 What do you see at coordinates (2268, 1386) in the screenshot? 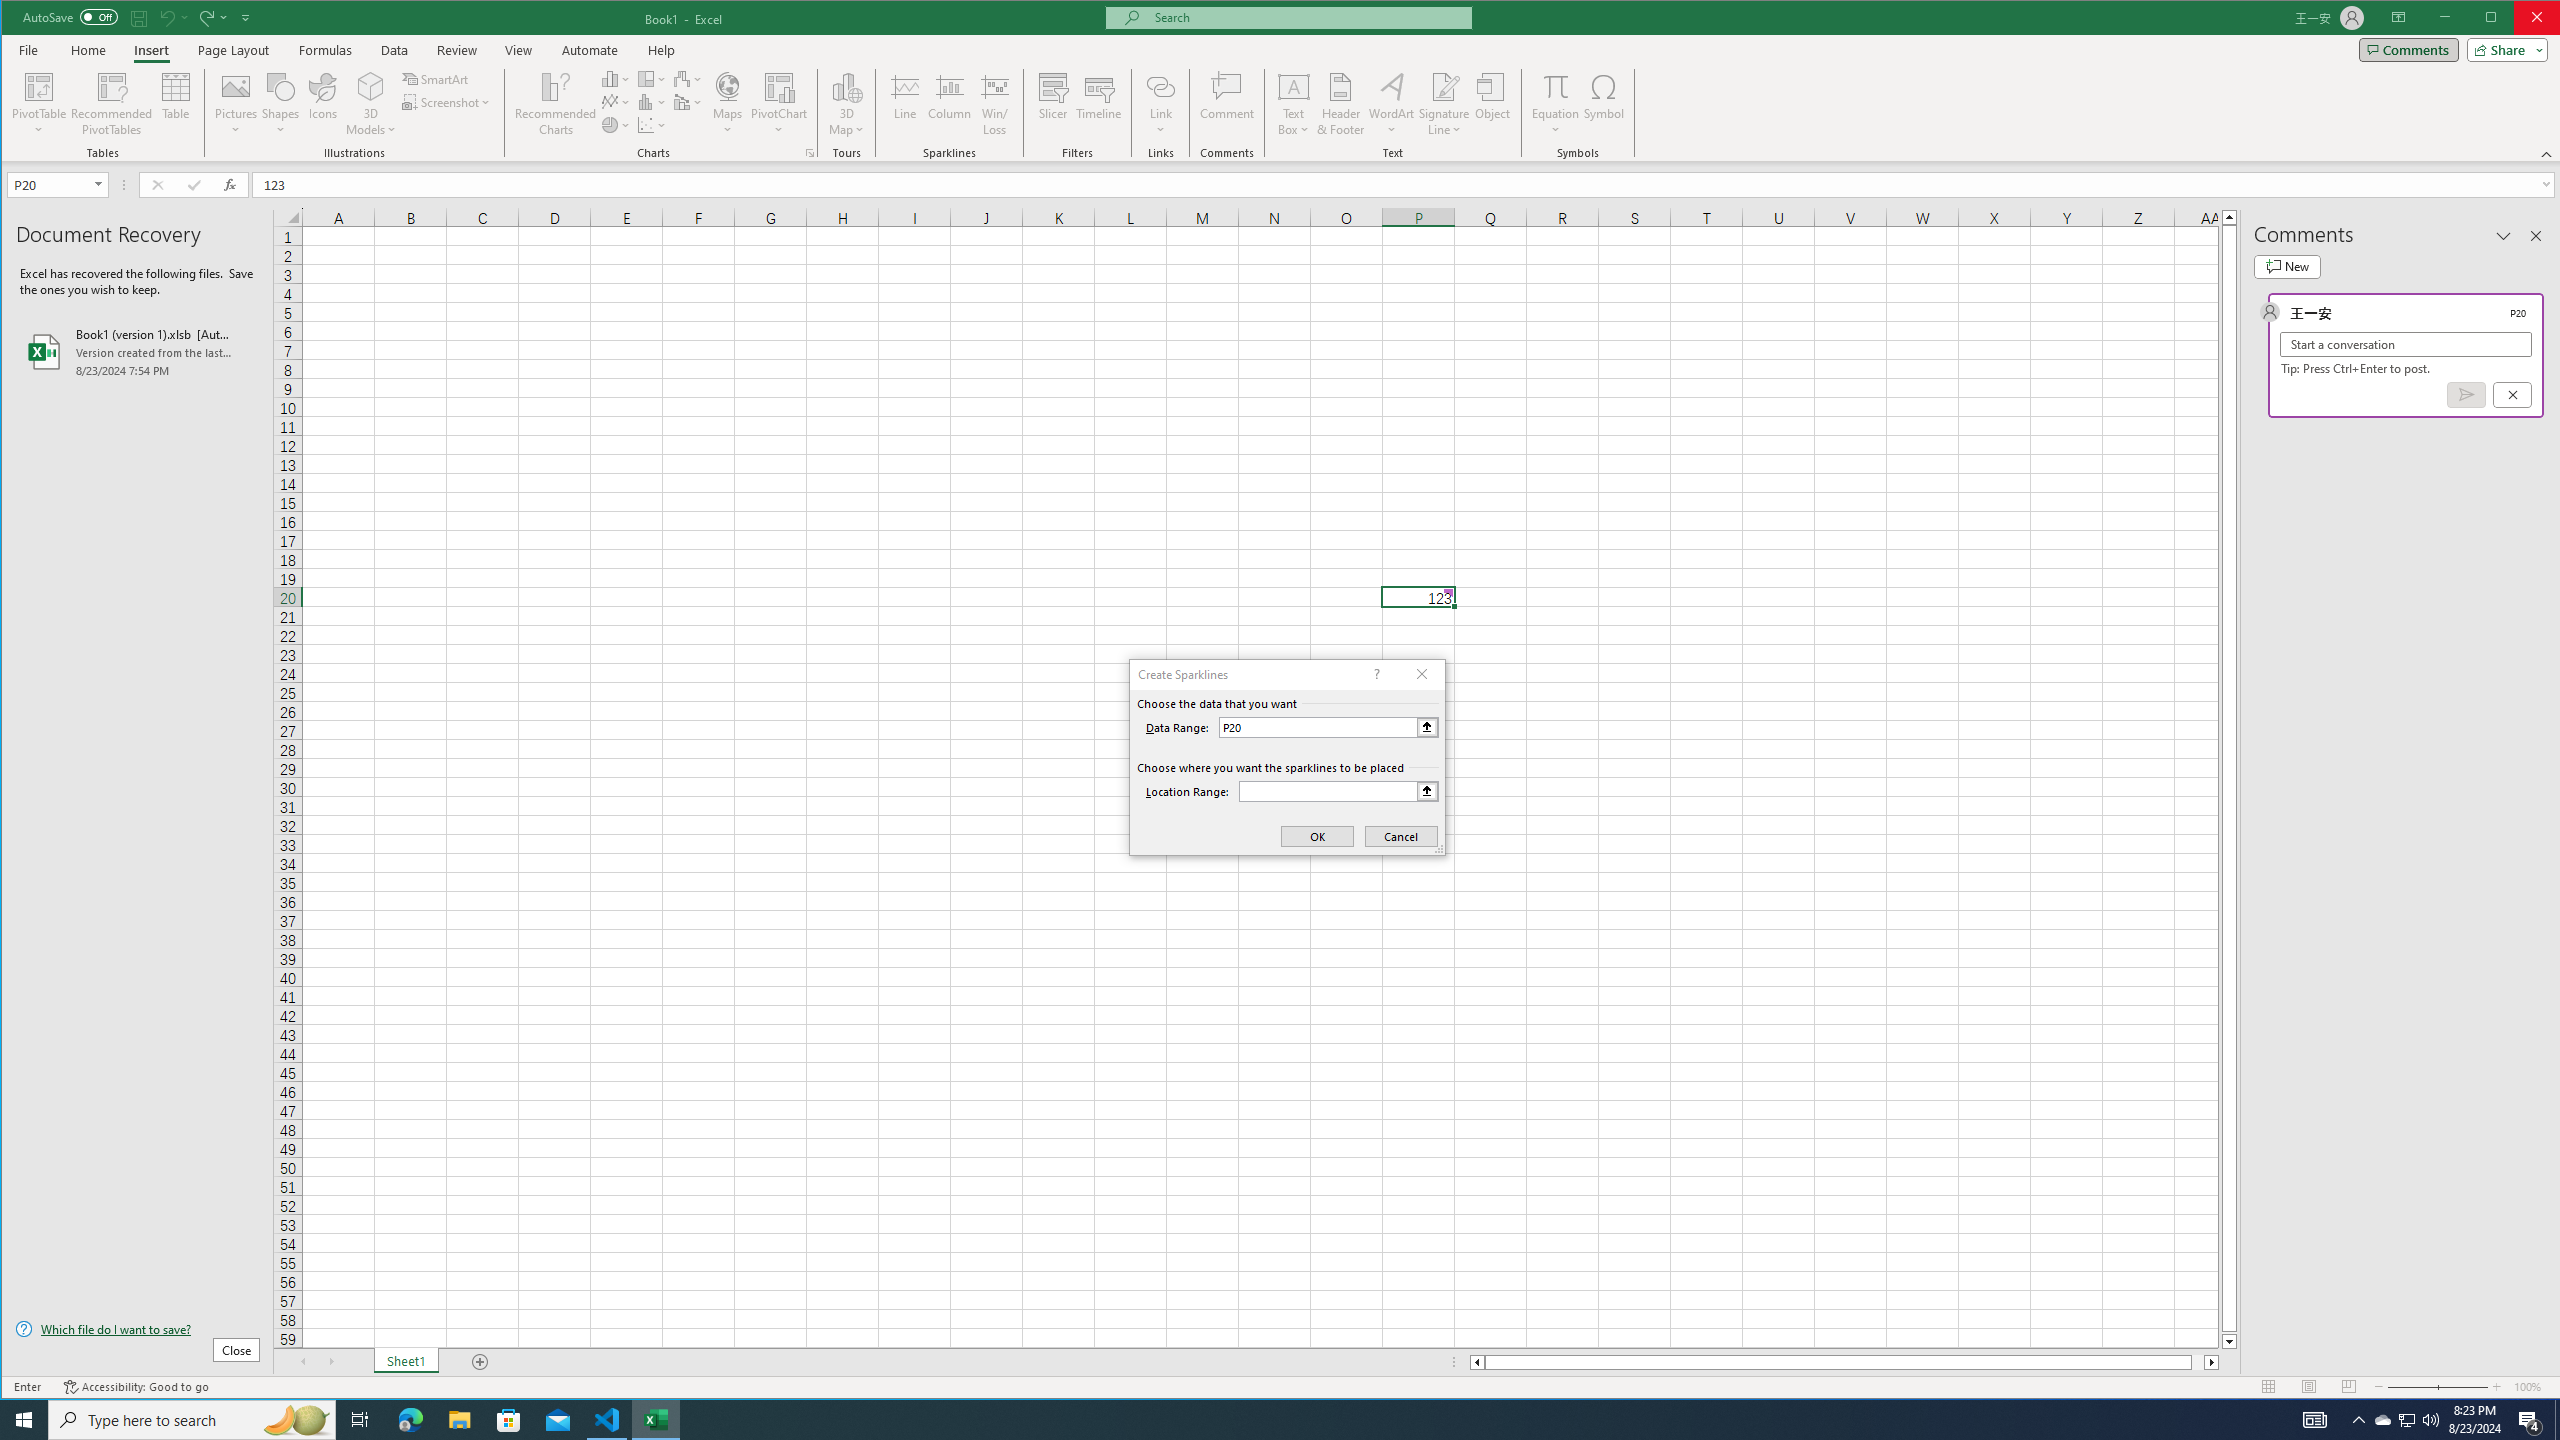
I see `'Normal'` at bounding box center [2268, 1386].